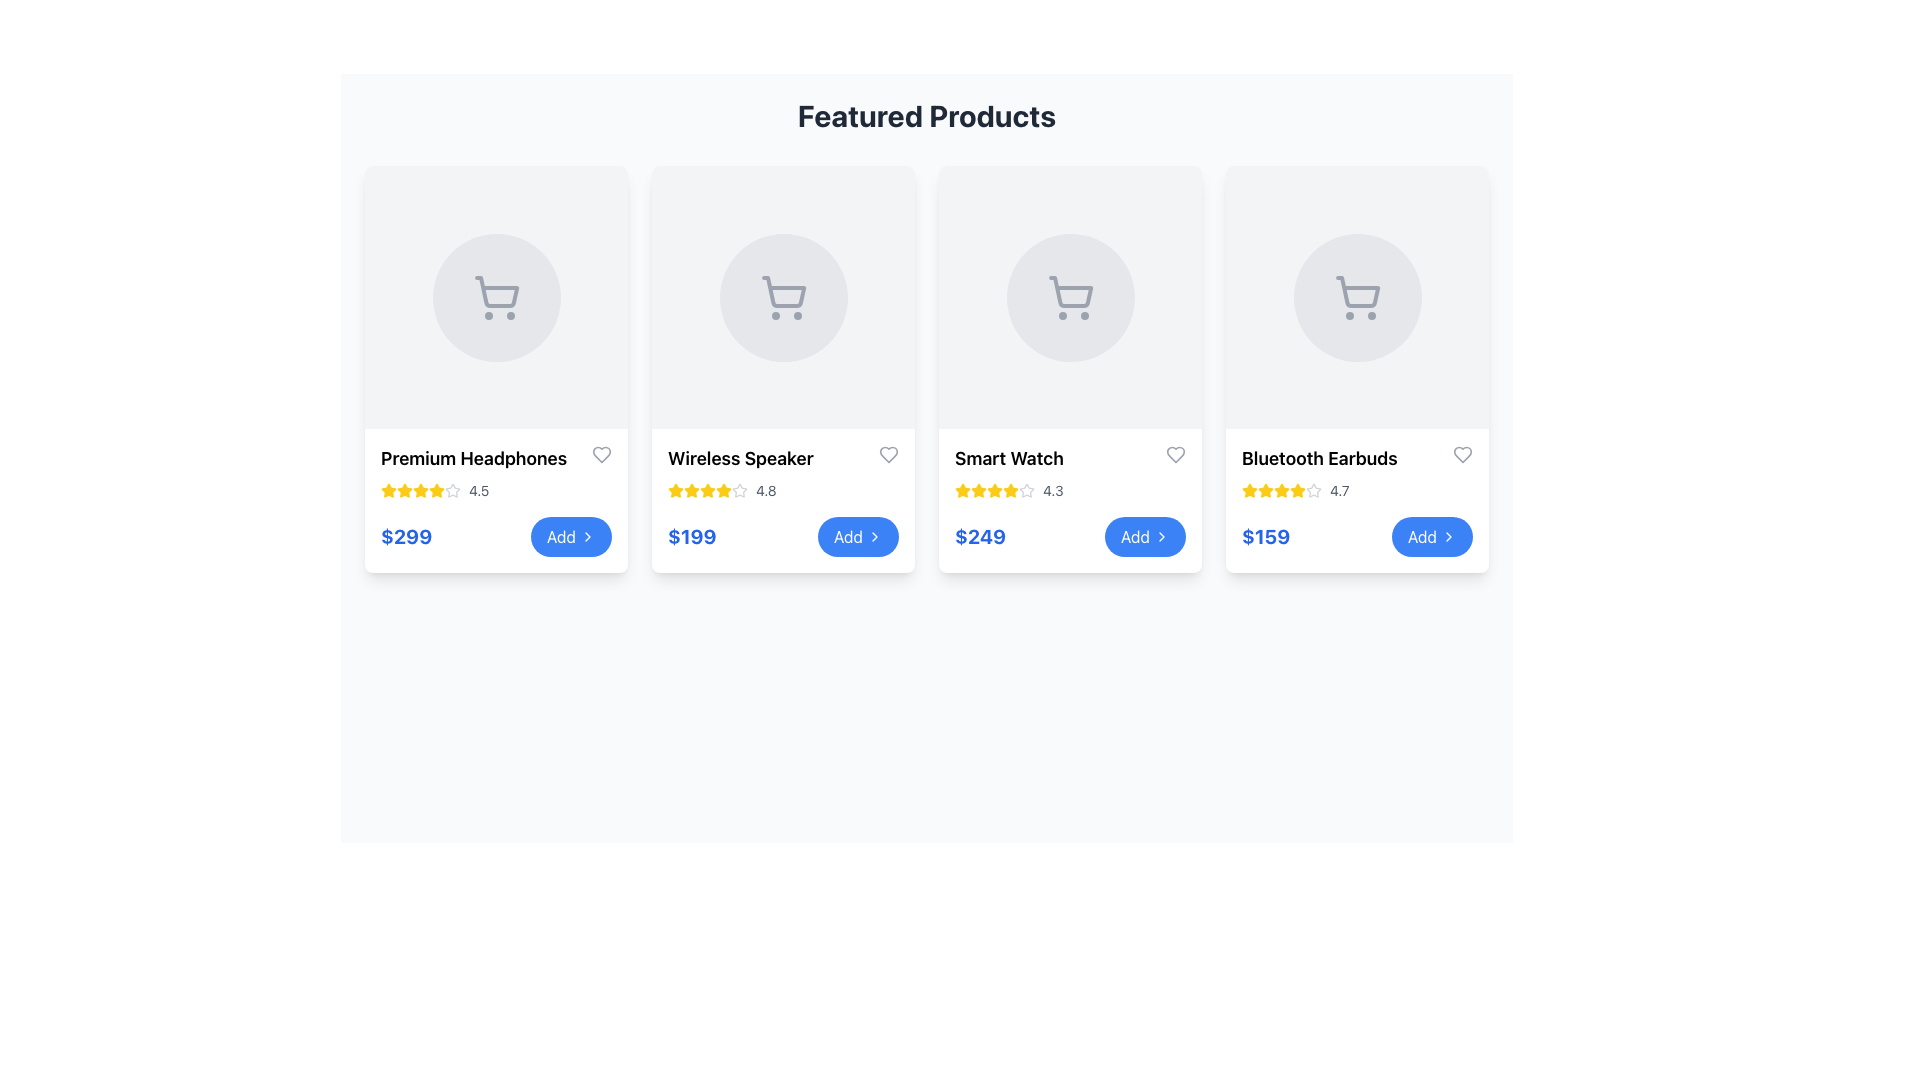  I want to click on the rating icon in the 'Wireless Speaker' product card, located near the numeric rating value '4.8', so click(708, 490).